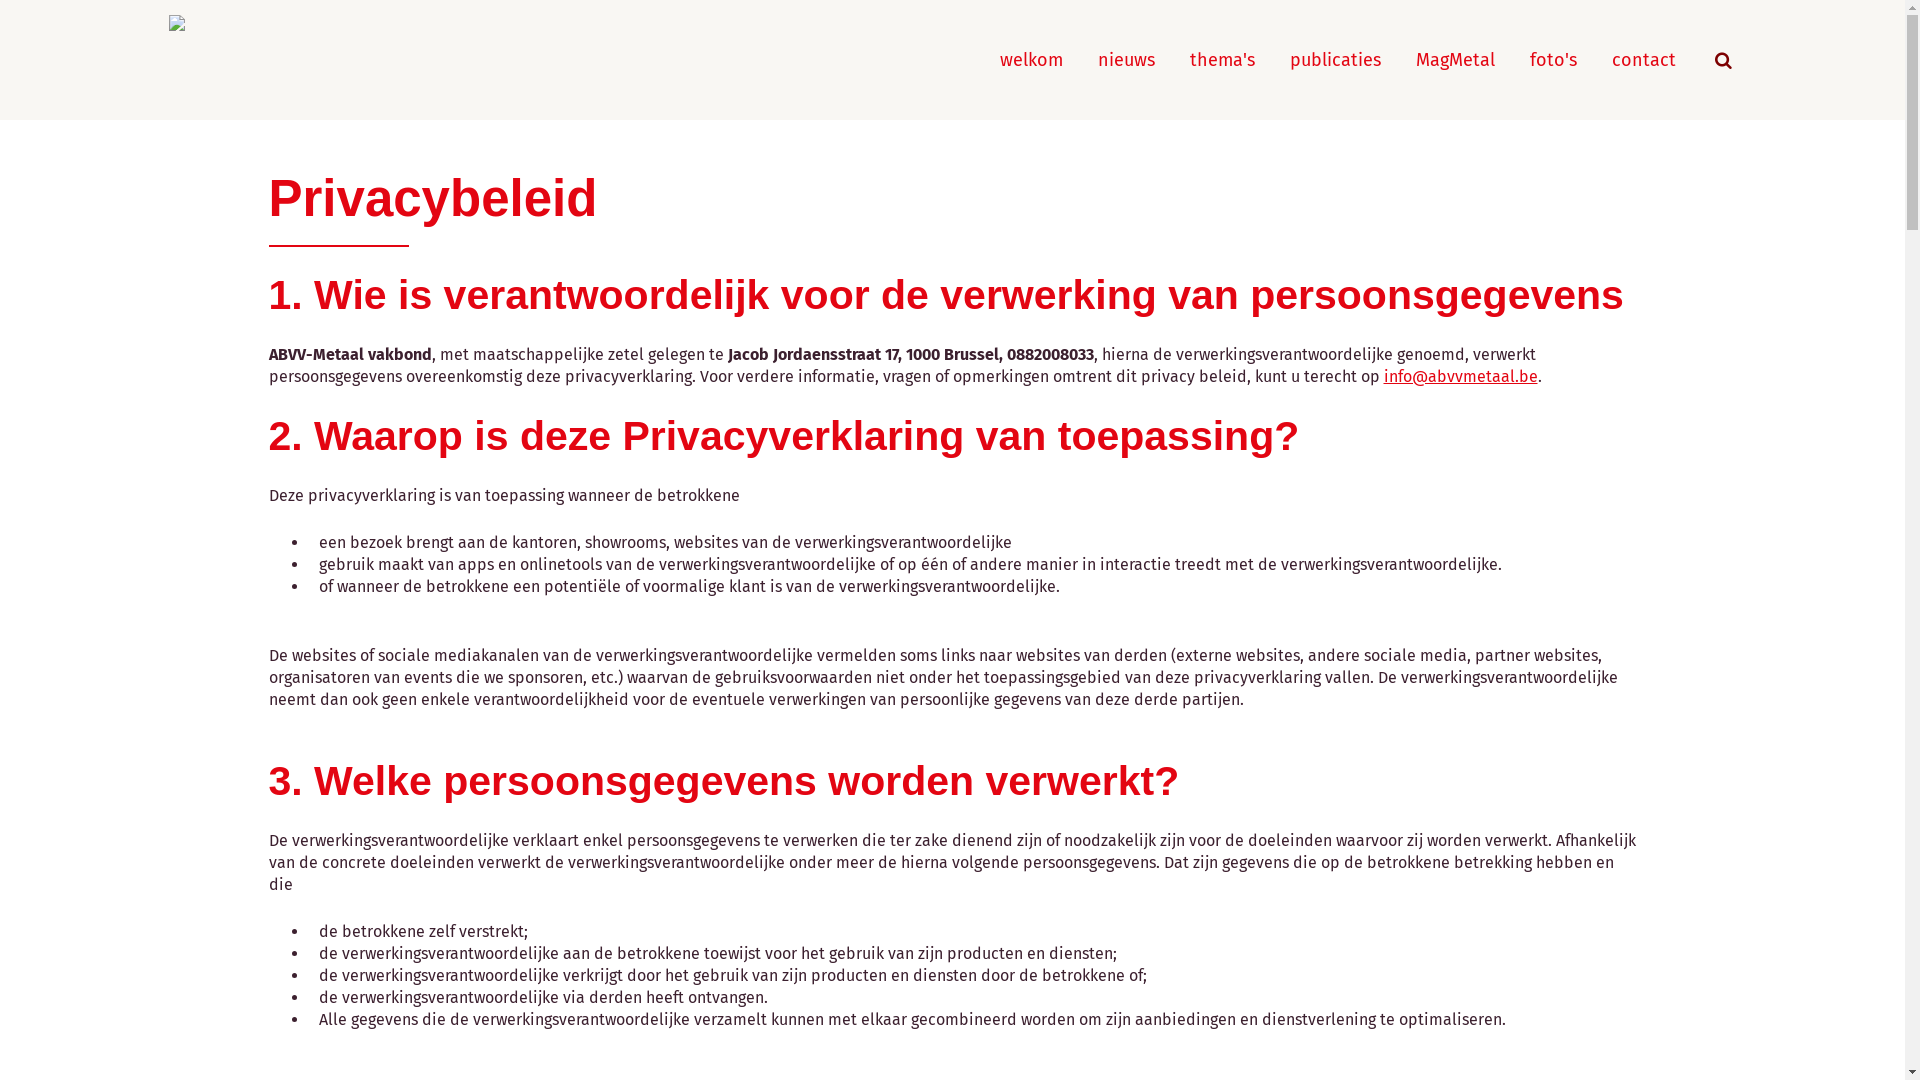  What do you see at coordinates (1126, 59) in the screenshot?
I see `'nieuws'` at bounding box center [1126, 59].